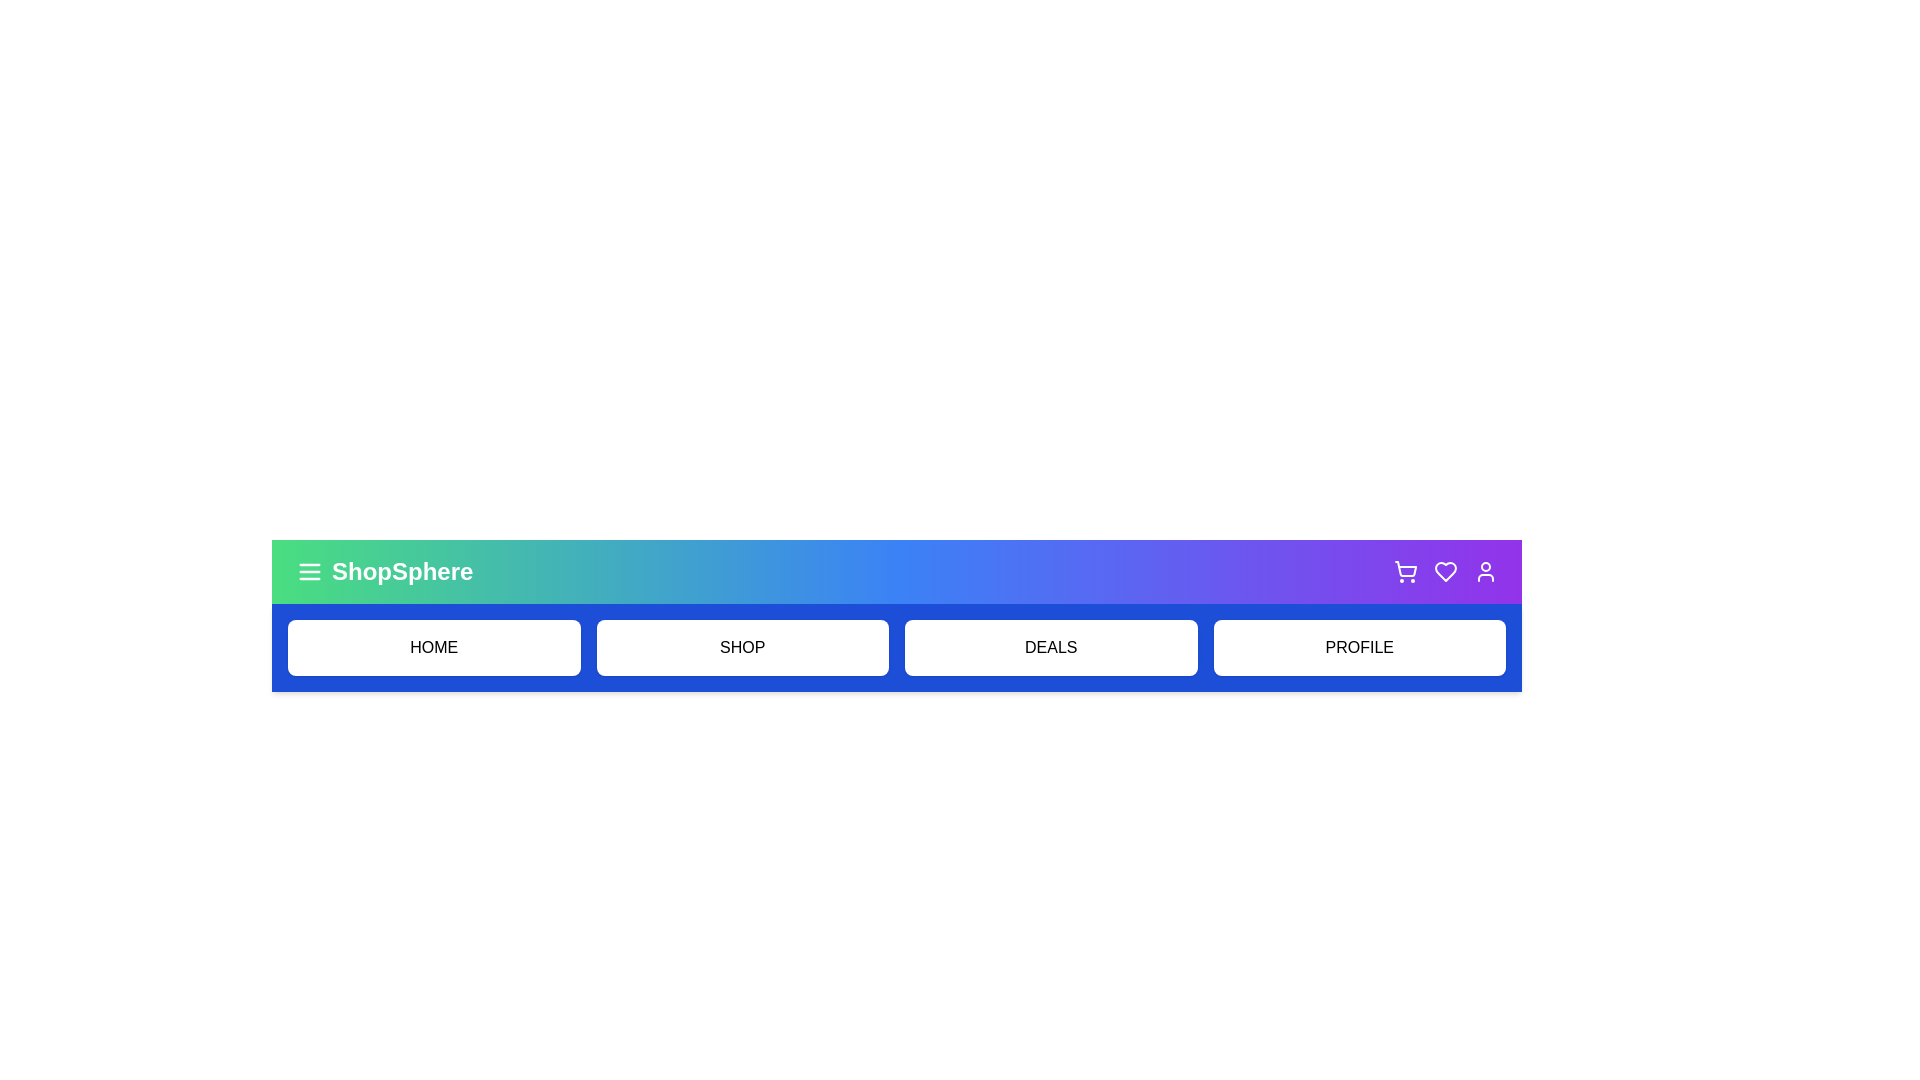 This screenshot has height=1080, width=1920. What do you see at coordinates (1445, 571) in the screenshot?
I see `the 'Heart' icon in the ECommerceAppBar component` at bounding box center [1445, 571].